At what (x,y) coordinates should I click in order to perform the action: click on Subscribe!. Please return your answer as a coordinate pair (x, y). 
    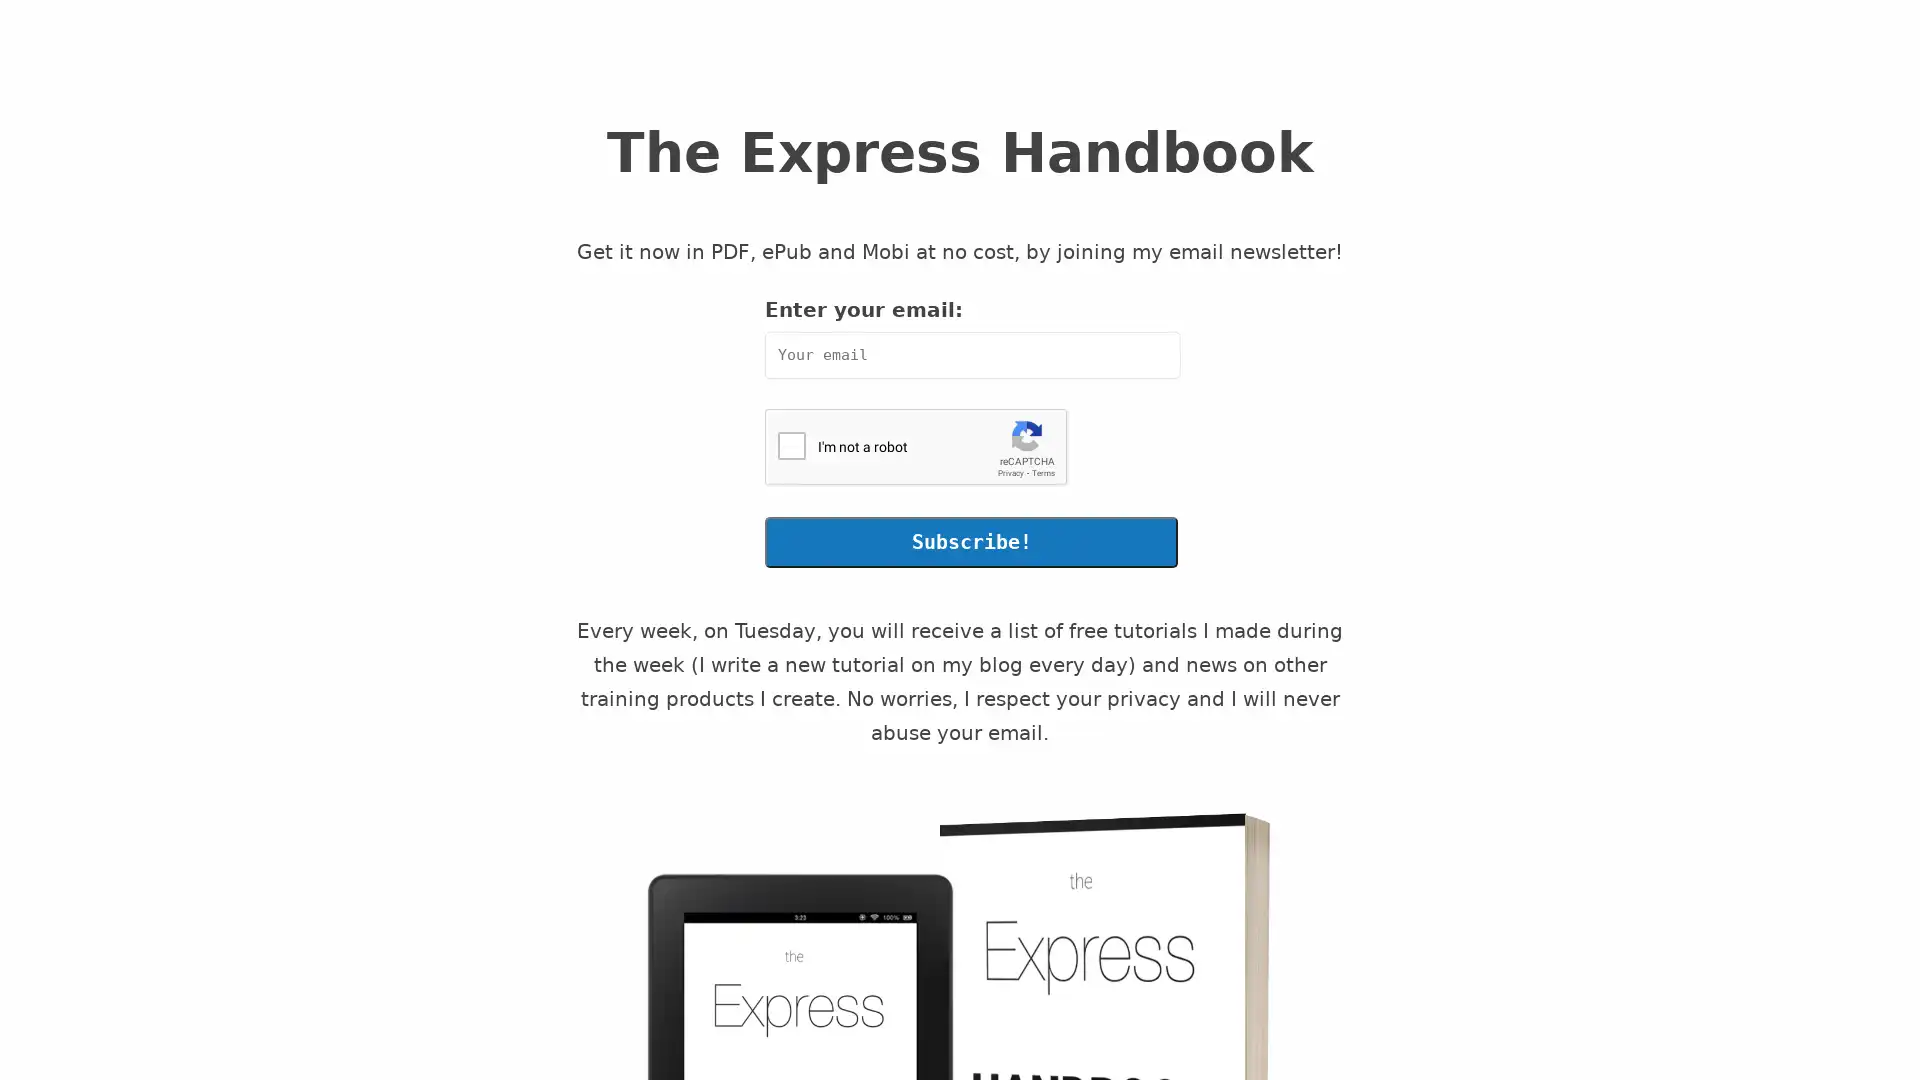
    Looking at the image, I should click on (971, 542).